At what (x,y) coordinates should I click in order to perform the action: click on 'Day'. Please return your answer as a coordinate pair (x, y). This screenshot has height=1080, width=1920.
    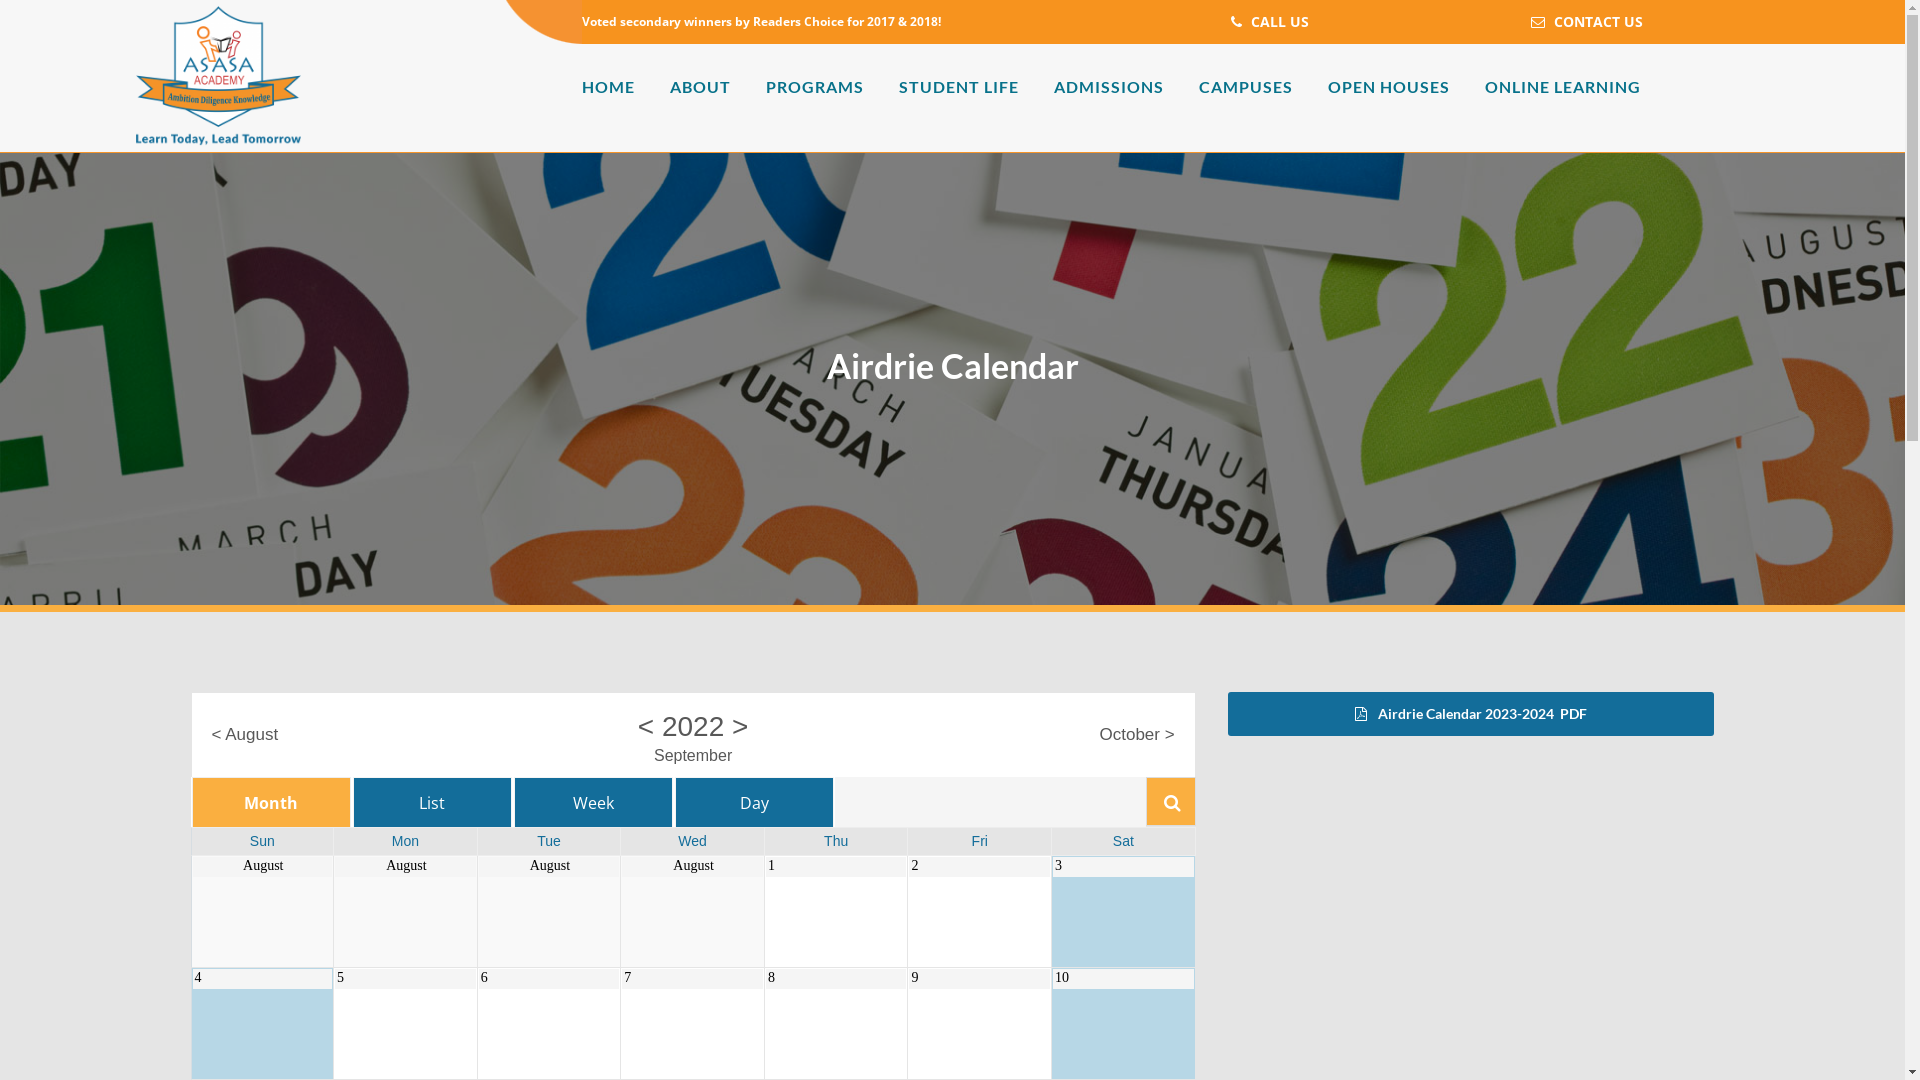
    Looking at the image, I should click on (675, 801).